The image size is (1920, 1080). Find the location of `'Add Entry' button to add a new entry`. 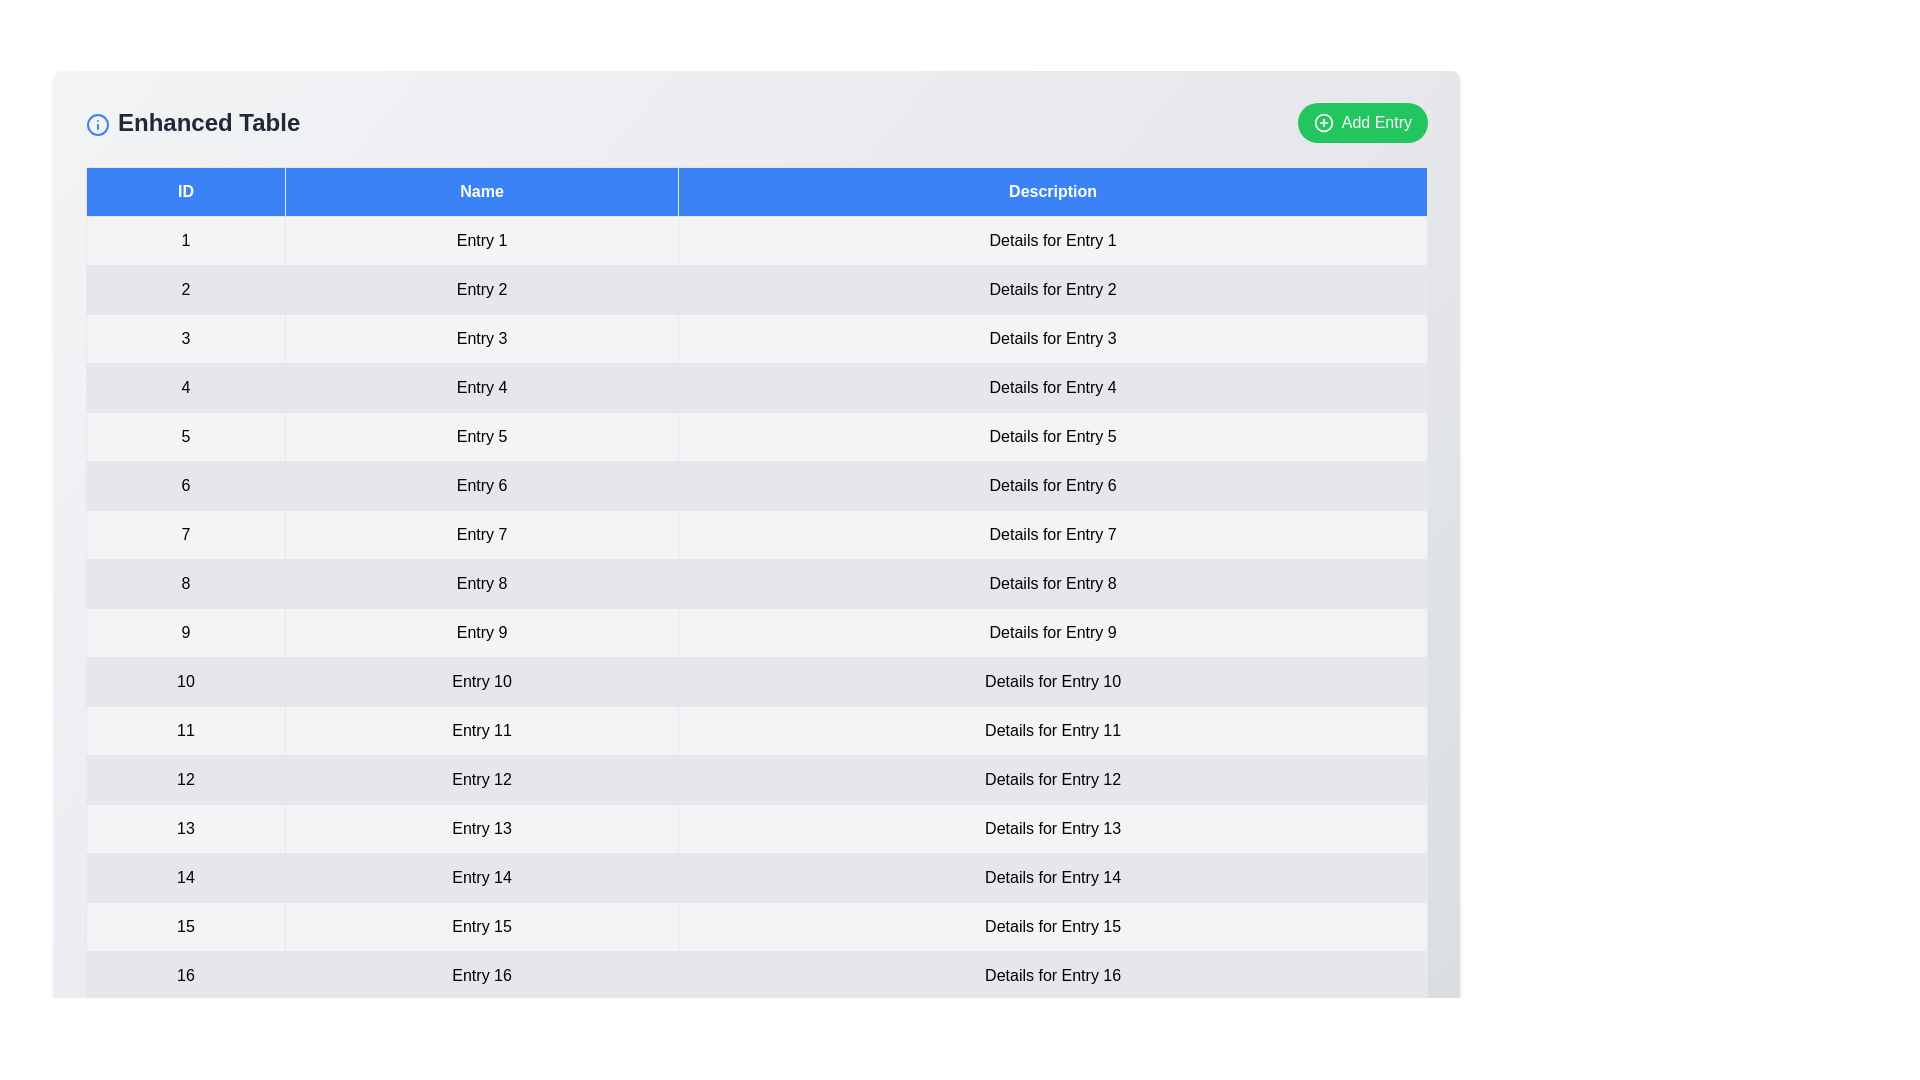

'Add Entry' button to add a new entry is located at coordinates (1361, 123).